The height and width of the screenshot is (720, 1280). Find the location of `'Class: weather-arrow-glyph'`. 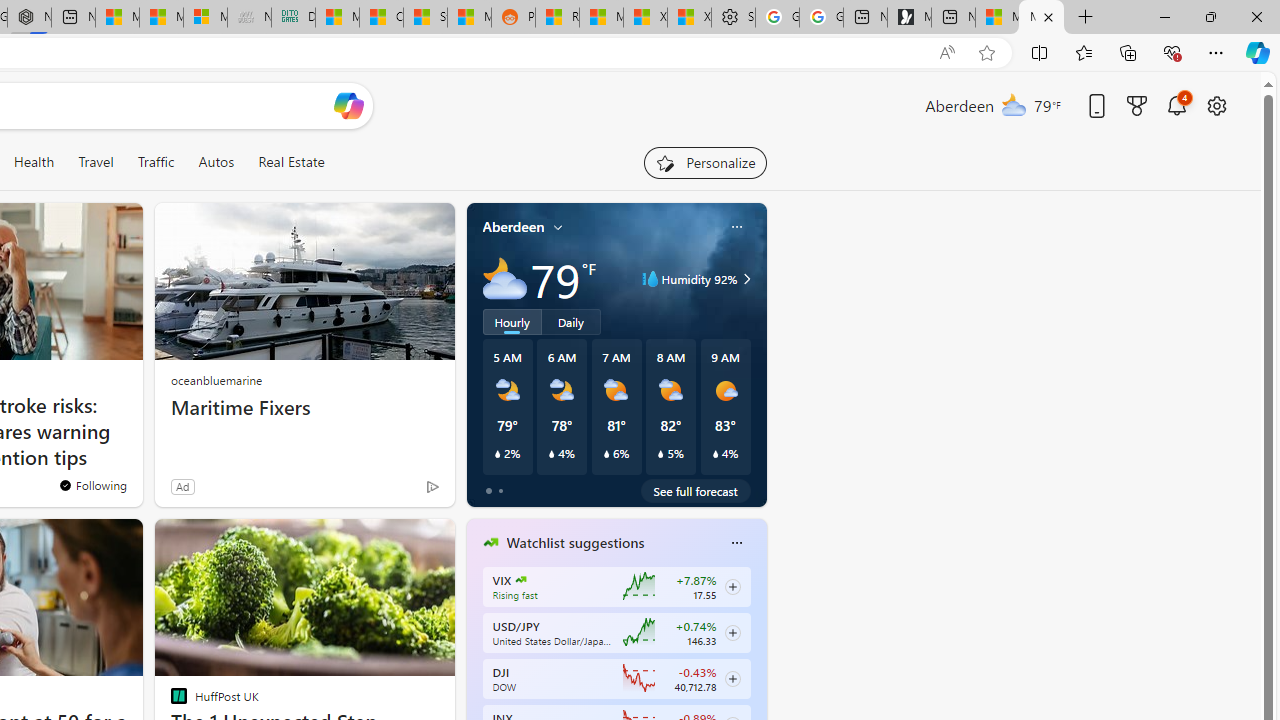

'Class: weather-arrow-glyph' is located at coordinates (745, 279).